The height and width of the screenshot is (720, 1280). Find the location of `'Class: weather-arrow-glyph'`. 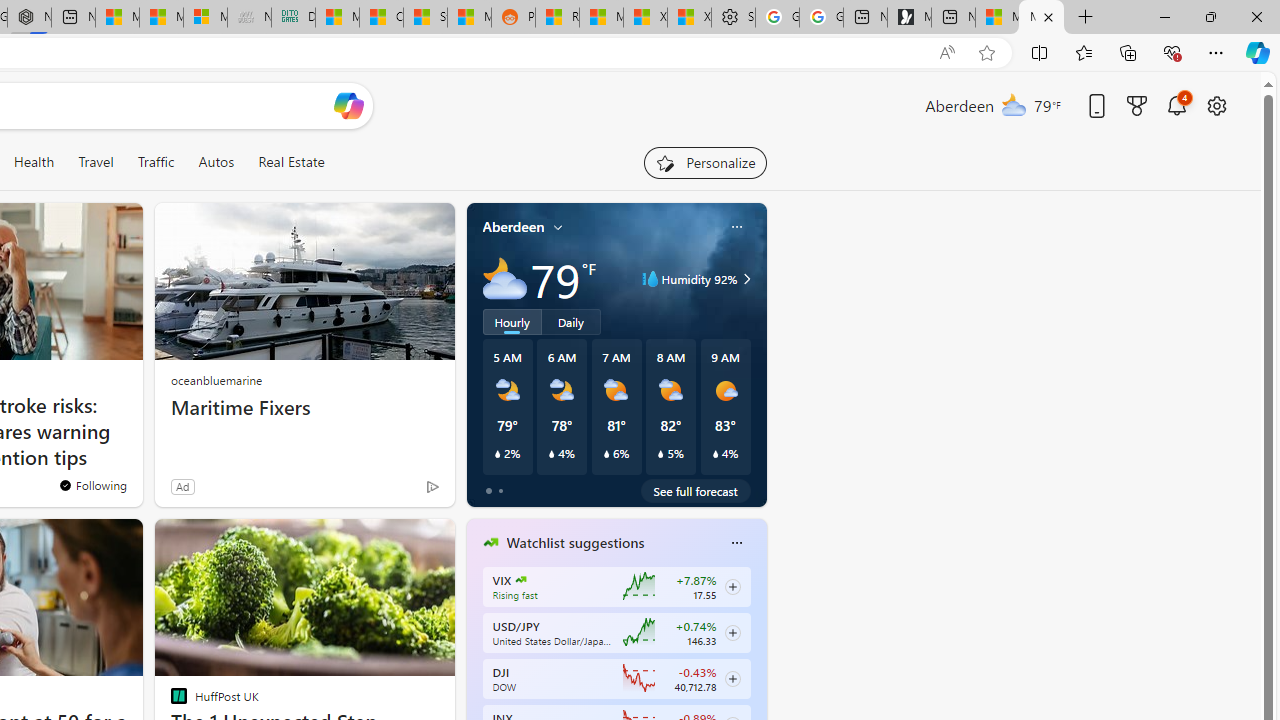

'Class: weather-arrow-glyph' is located at coordinates (745, 279).